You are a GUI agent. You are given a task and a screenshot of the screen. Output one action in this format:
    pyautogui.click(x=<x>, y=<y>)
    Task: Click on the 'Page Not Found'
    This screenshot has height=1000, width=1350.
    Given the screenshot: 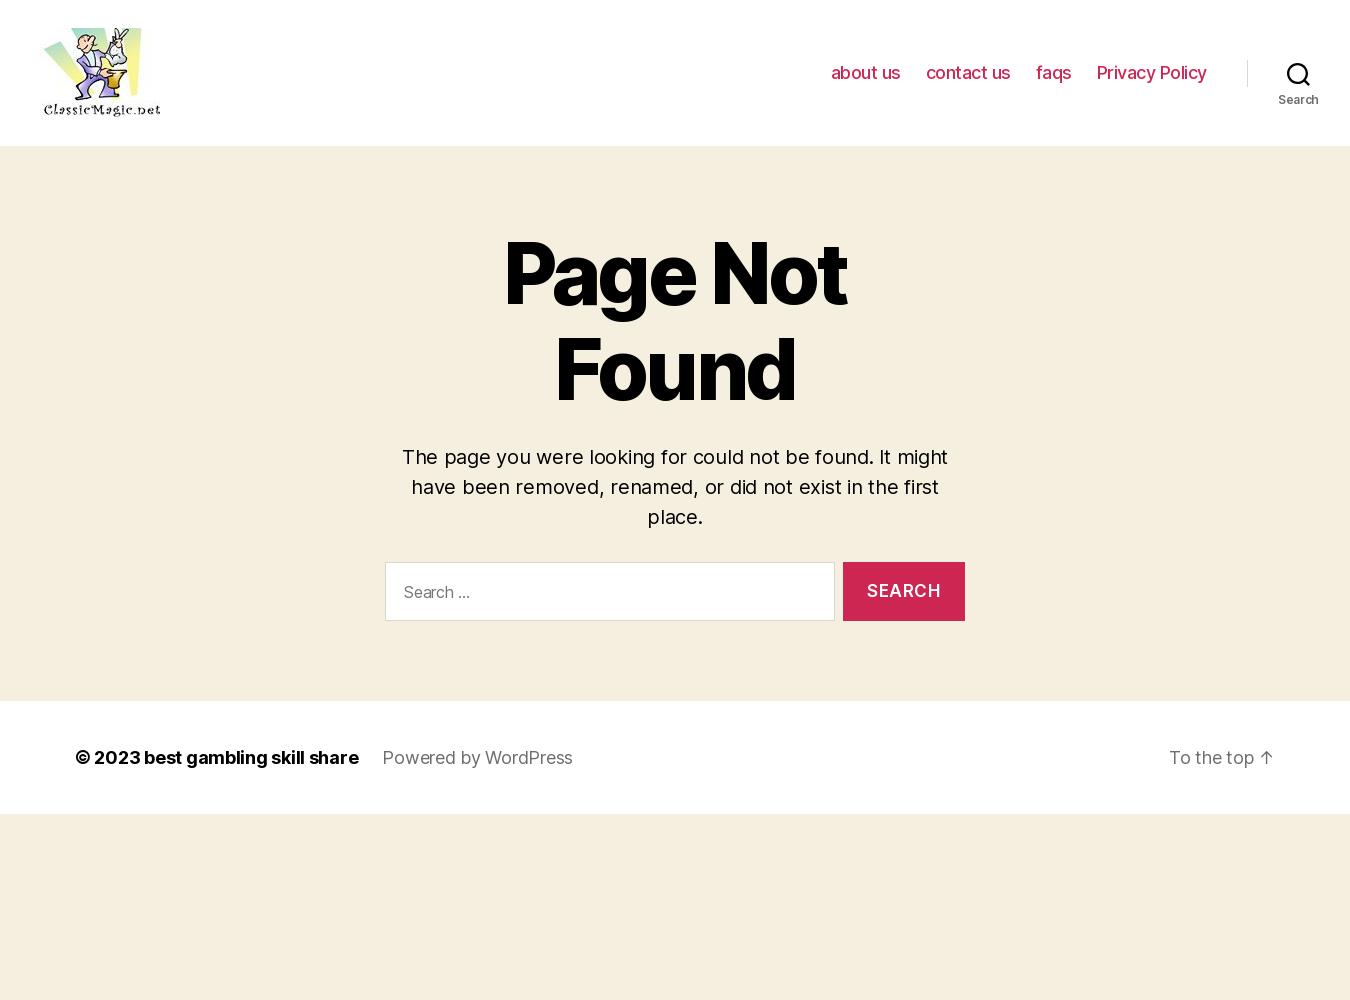 What is the action you would take?
    pyautogui.click(x=674, y=320)
    